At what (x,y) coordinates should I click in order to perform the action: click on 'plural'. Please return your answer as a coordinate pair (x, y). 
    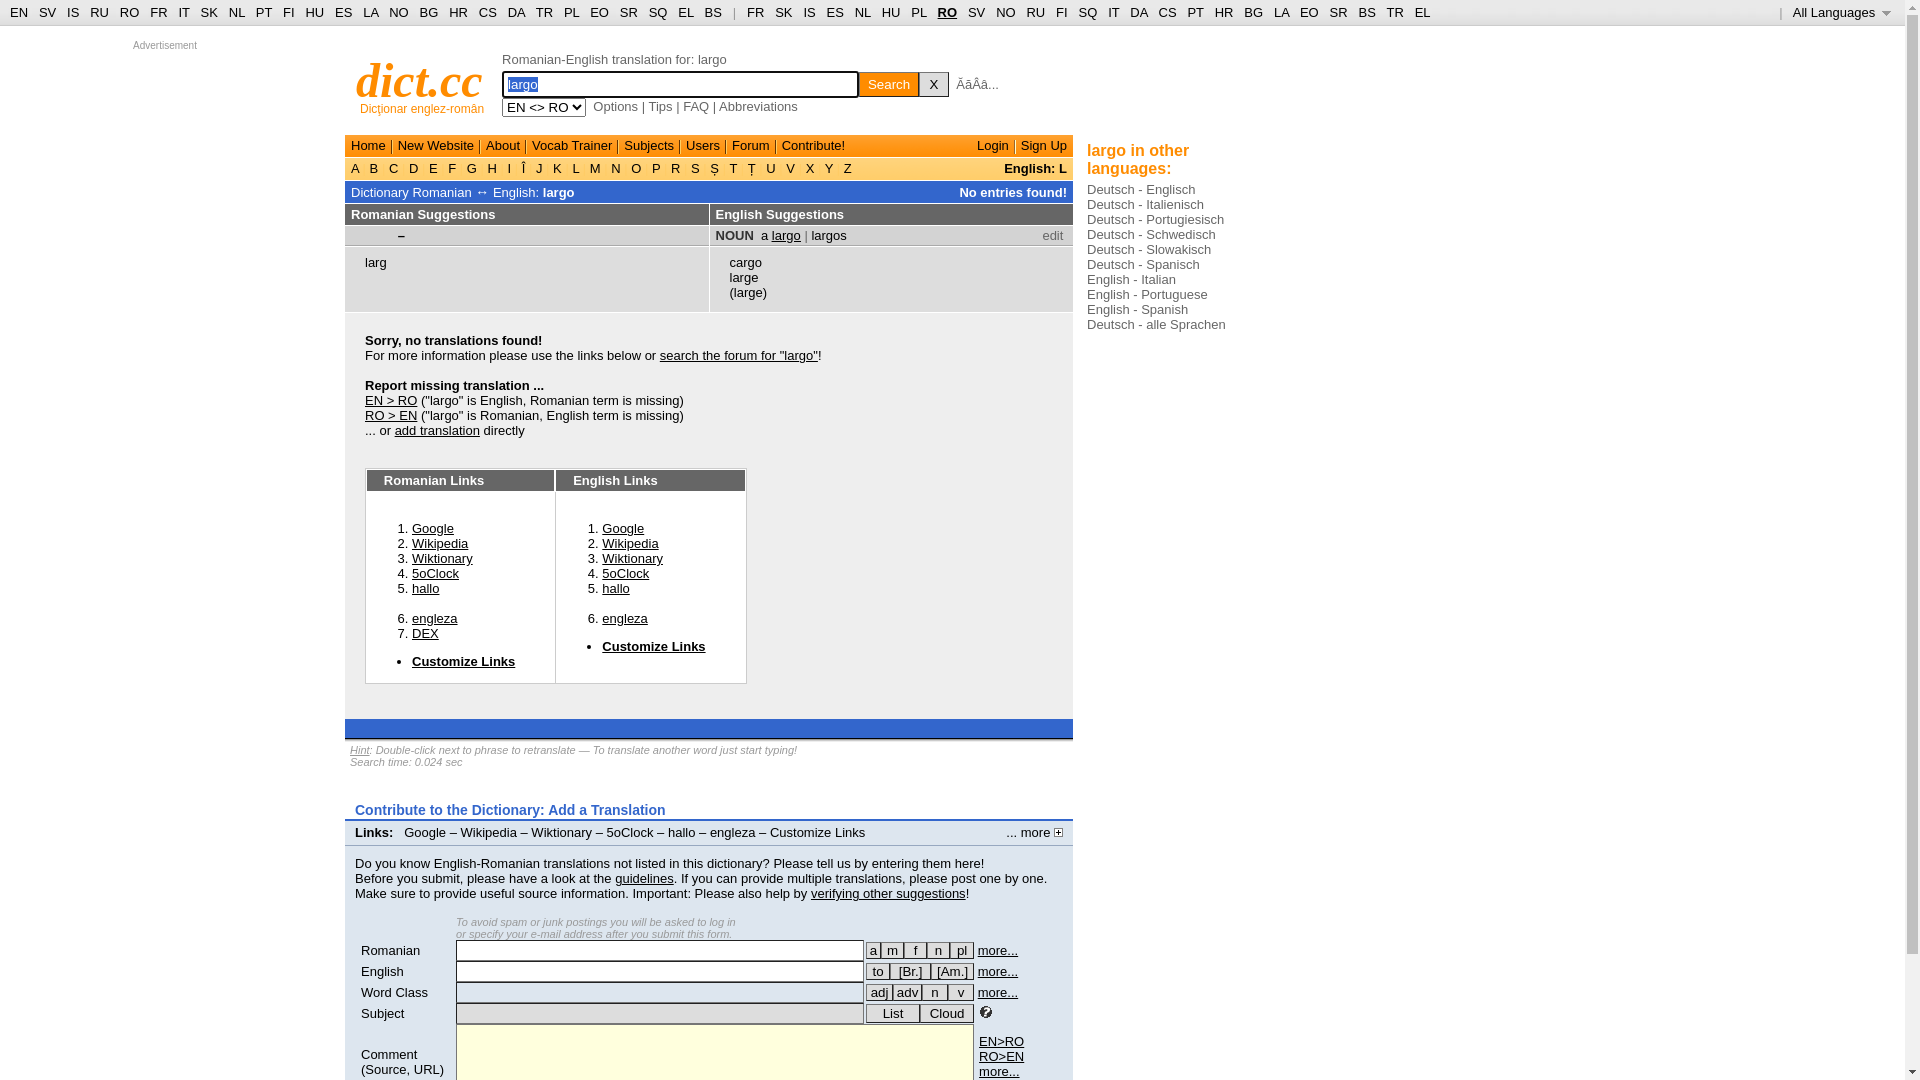
    Looking at the image, I should click on (961, 949).